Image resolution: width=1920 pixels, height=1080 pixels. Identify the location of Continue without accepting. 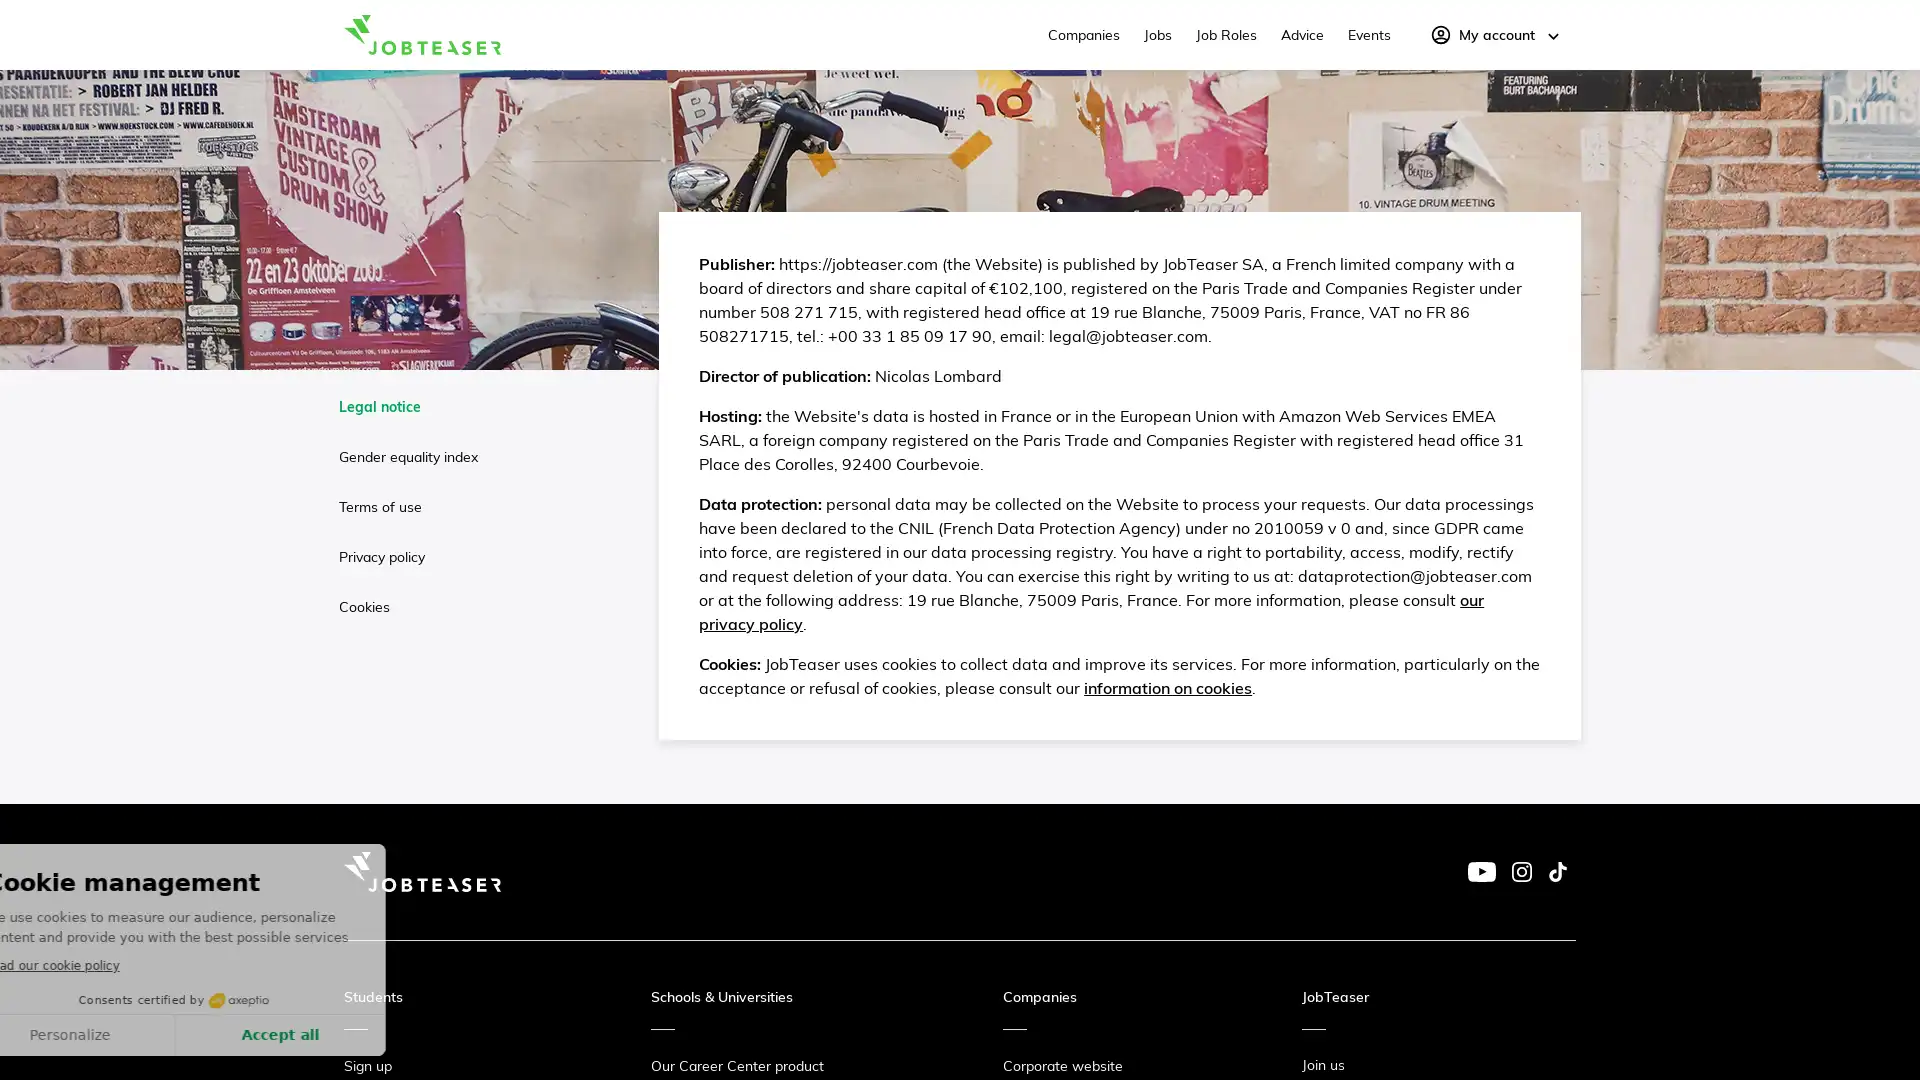
(332, 821).